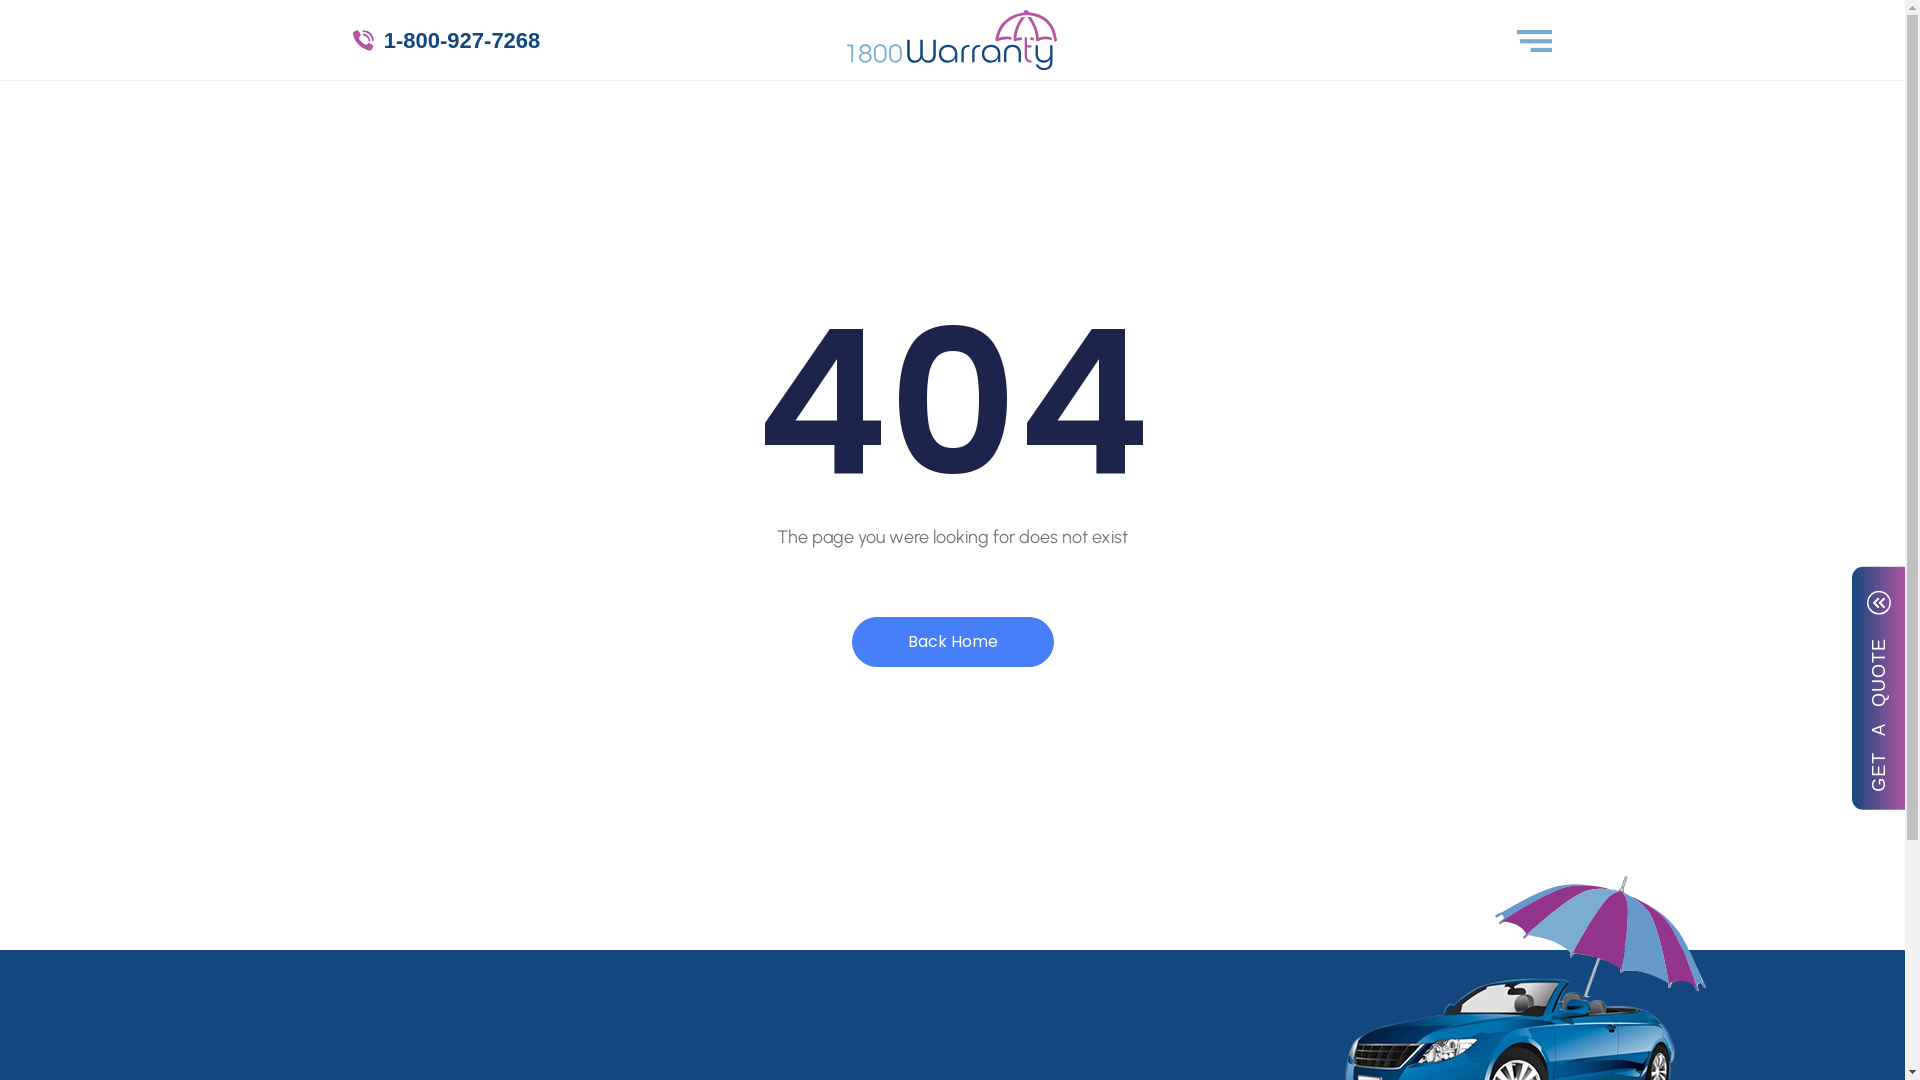  What do you see at coordinates (952, 641) in the screenshot?
I see `'Back Home'` at bounding box center [952, 641].